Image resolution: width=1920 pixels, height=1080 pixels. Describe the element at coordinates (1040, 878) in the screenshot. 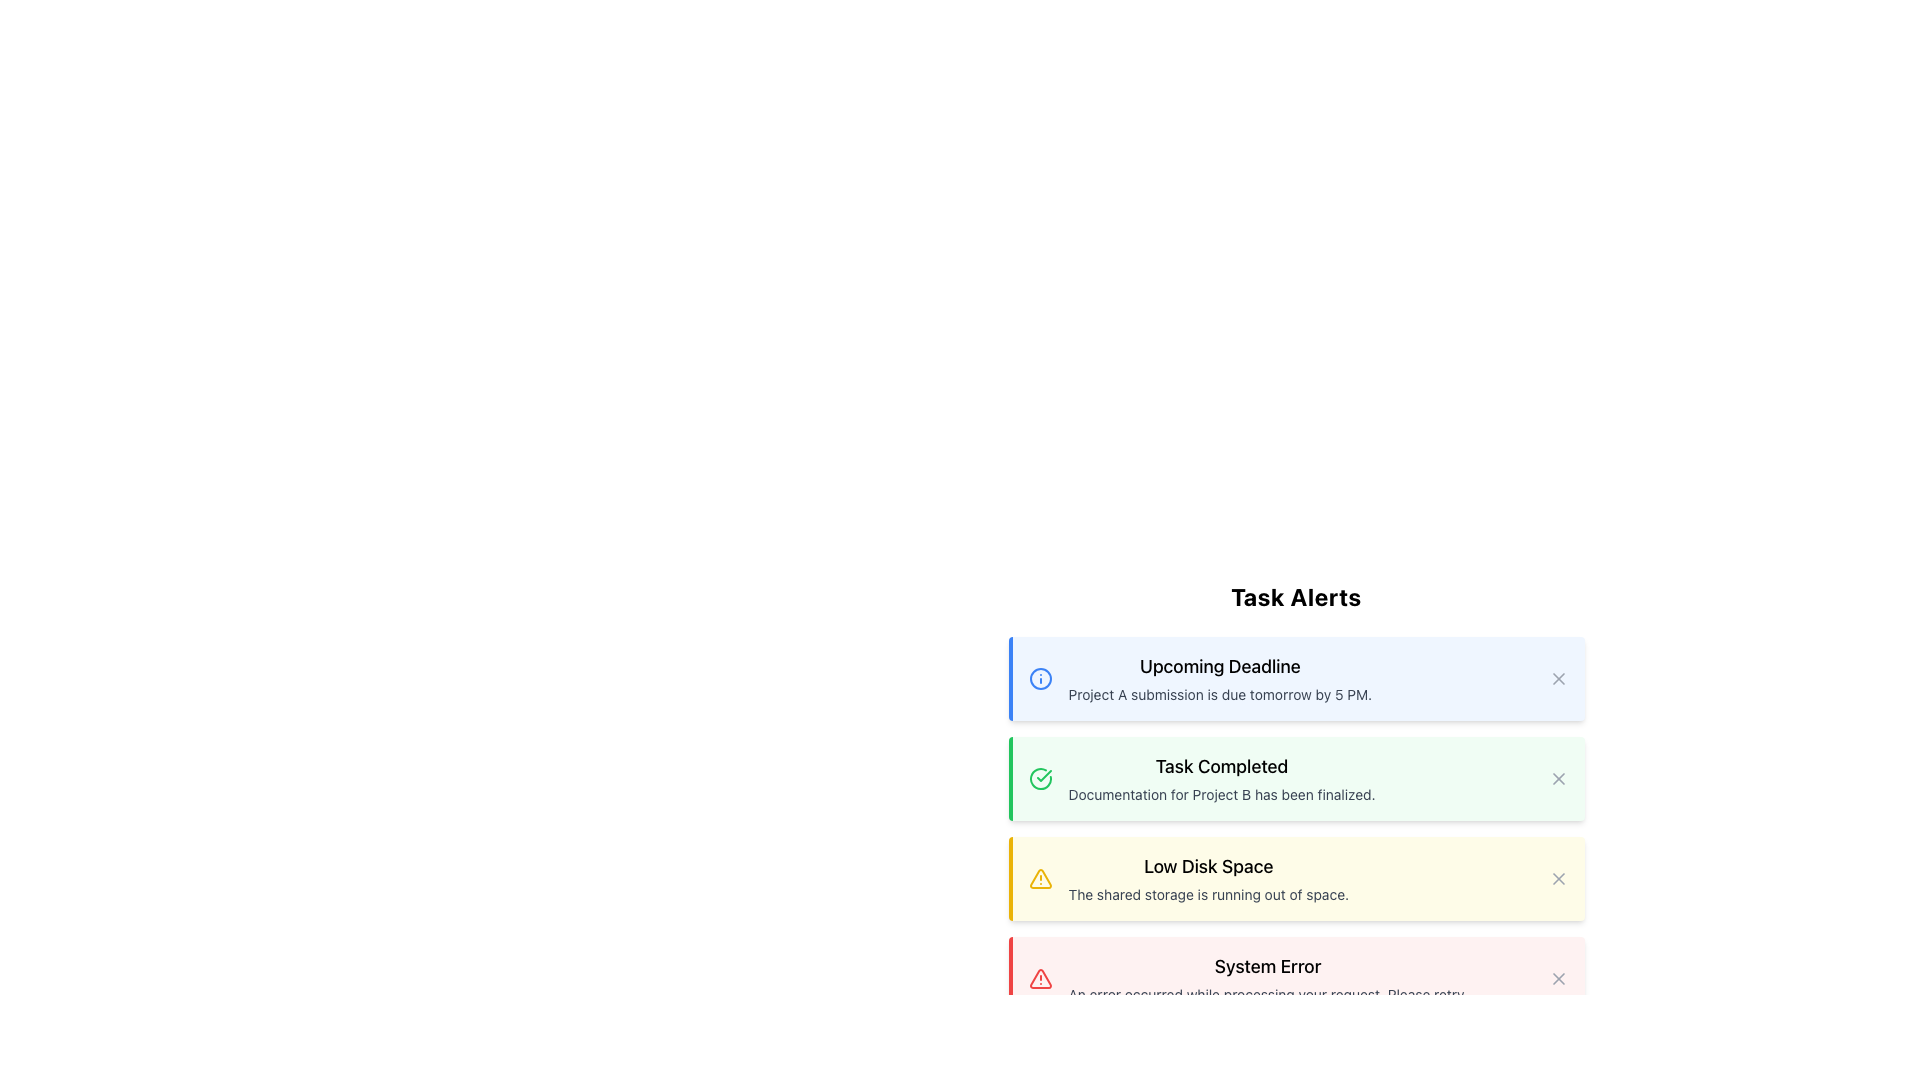

I see `the triangle warning icon located on the left side of the yellow 'Low Disk Space' alert box, which is the third alert down from the 'Task Alerts' header` at that location.